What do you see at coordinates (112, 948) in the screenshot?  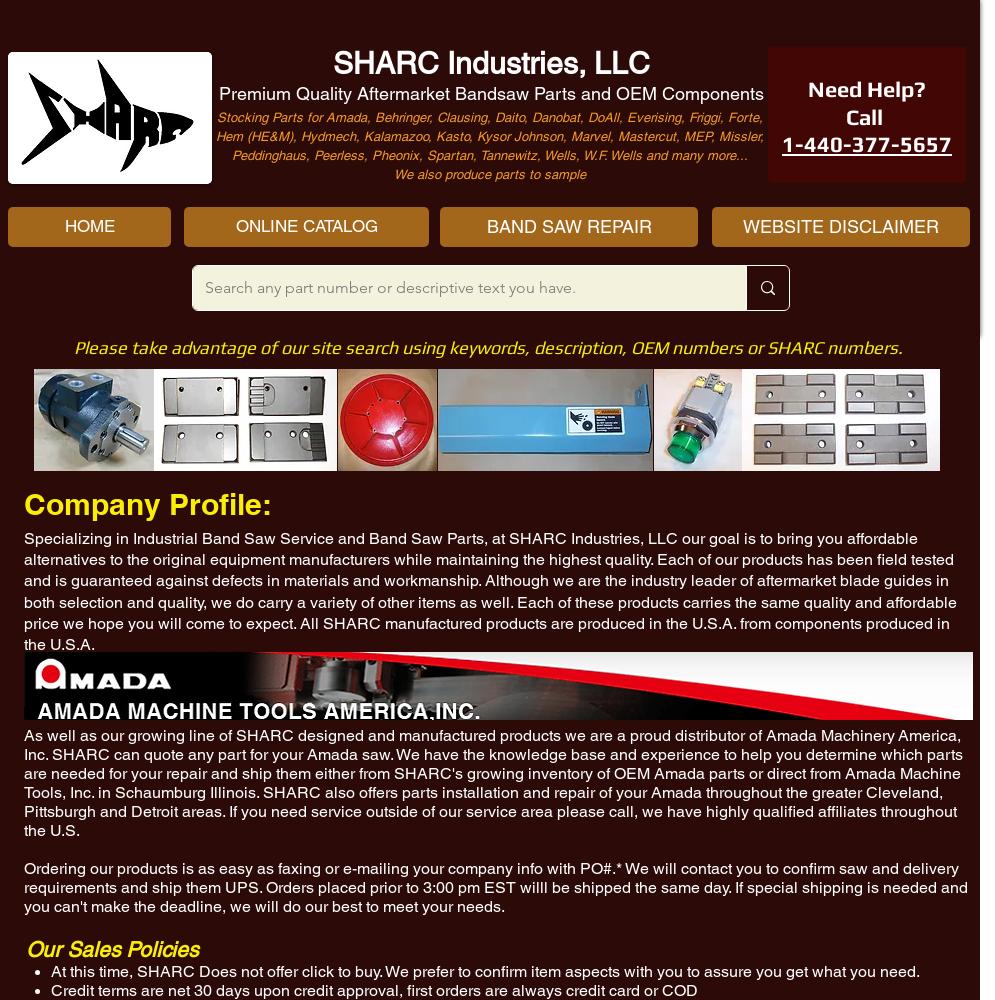 I see `'Our Sales Policies'` at bounding box center [112, 948].